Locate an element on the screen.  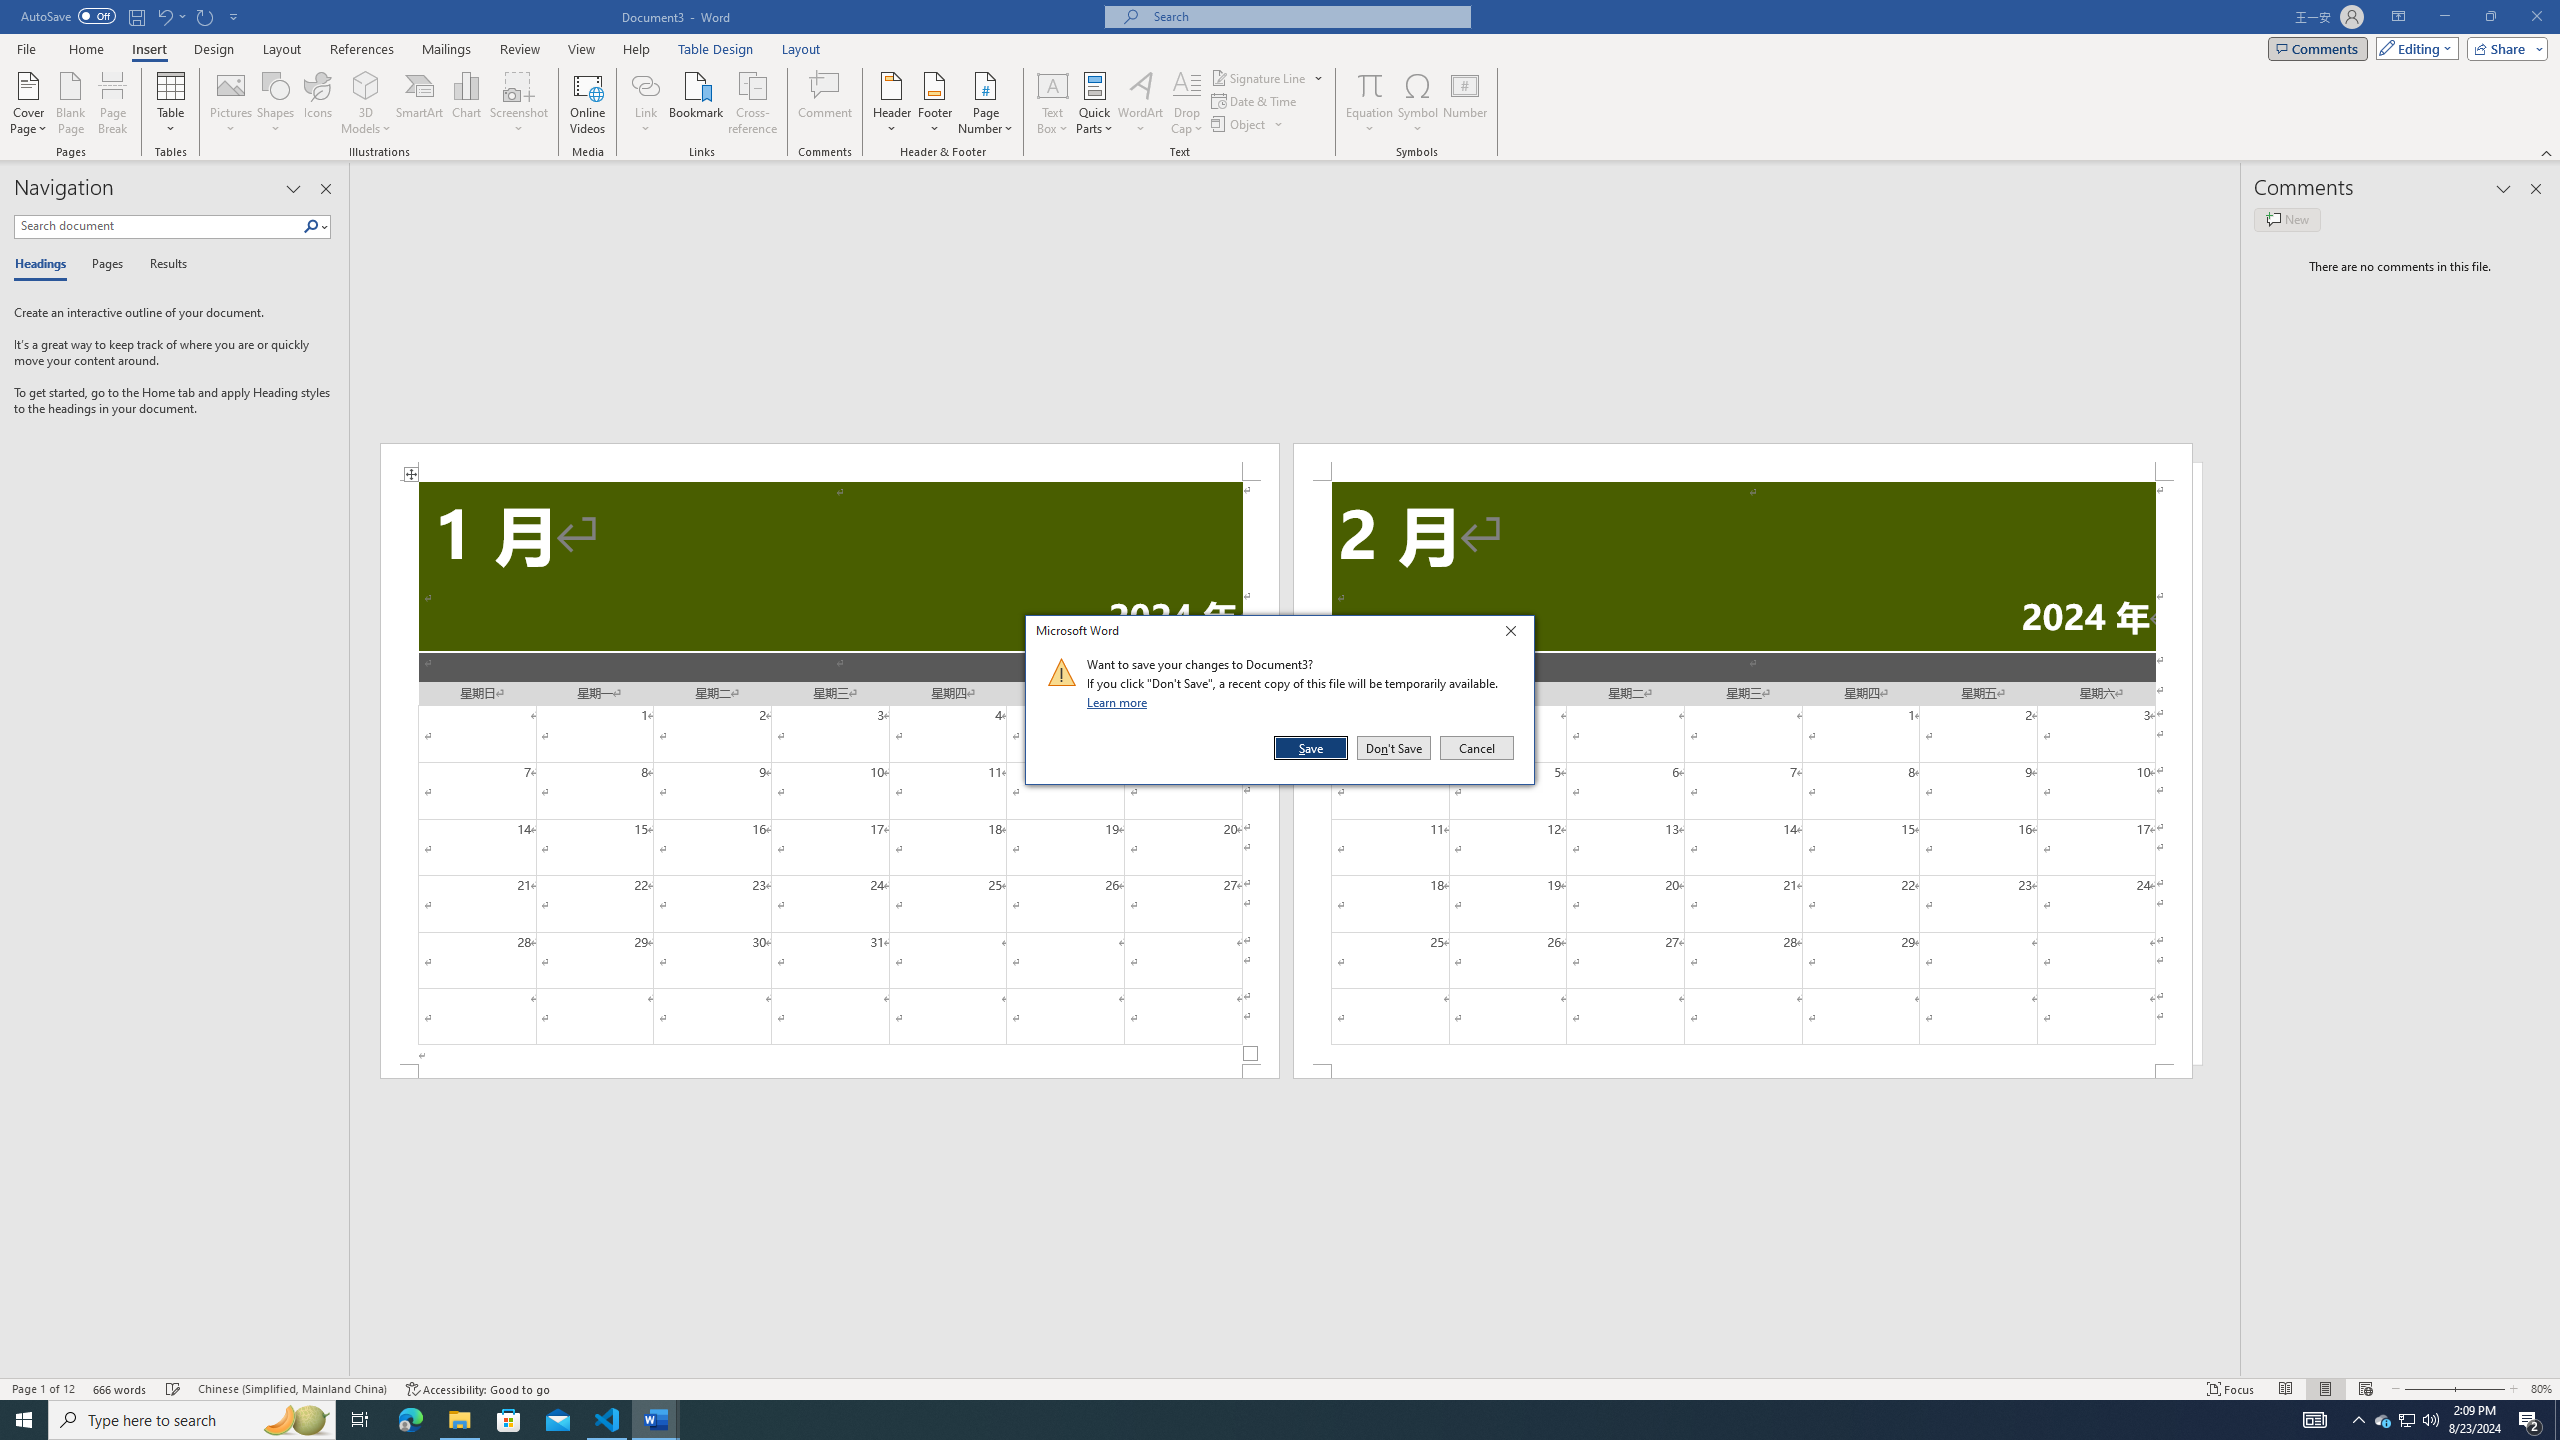
'Text Box' is located at coordinates (1052, 103).